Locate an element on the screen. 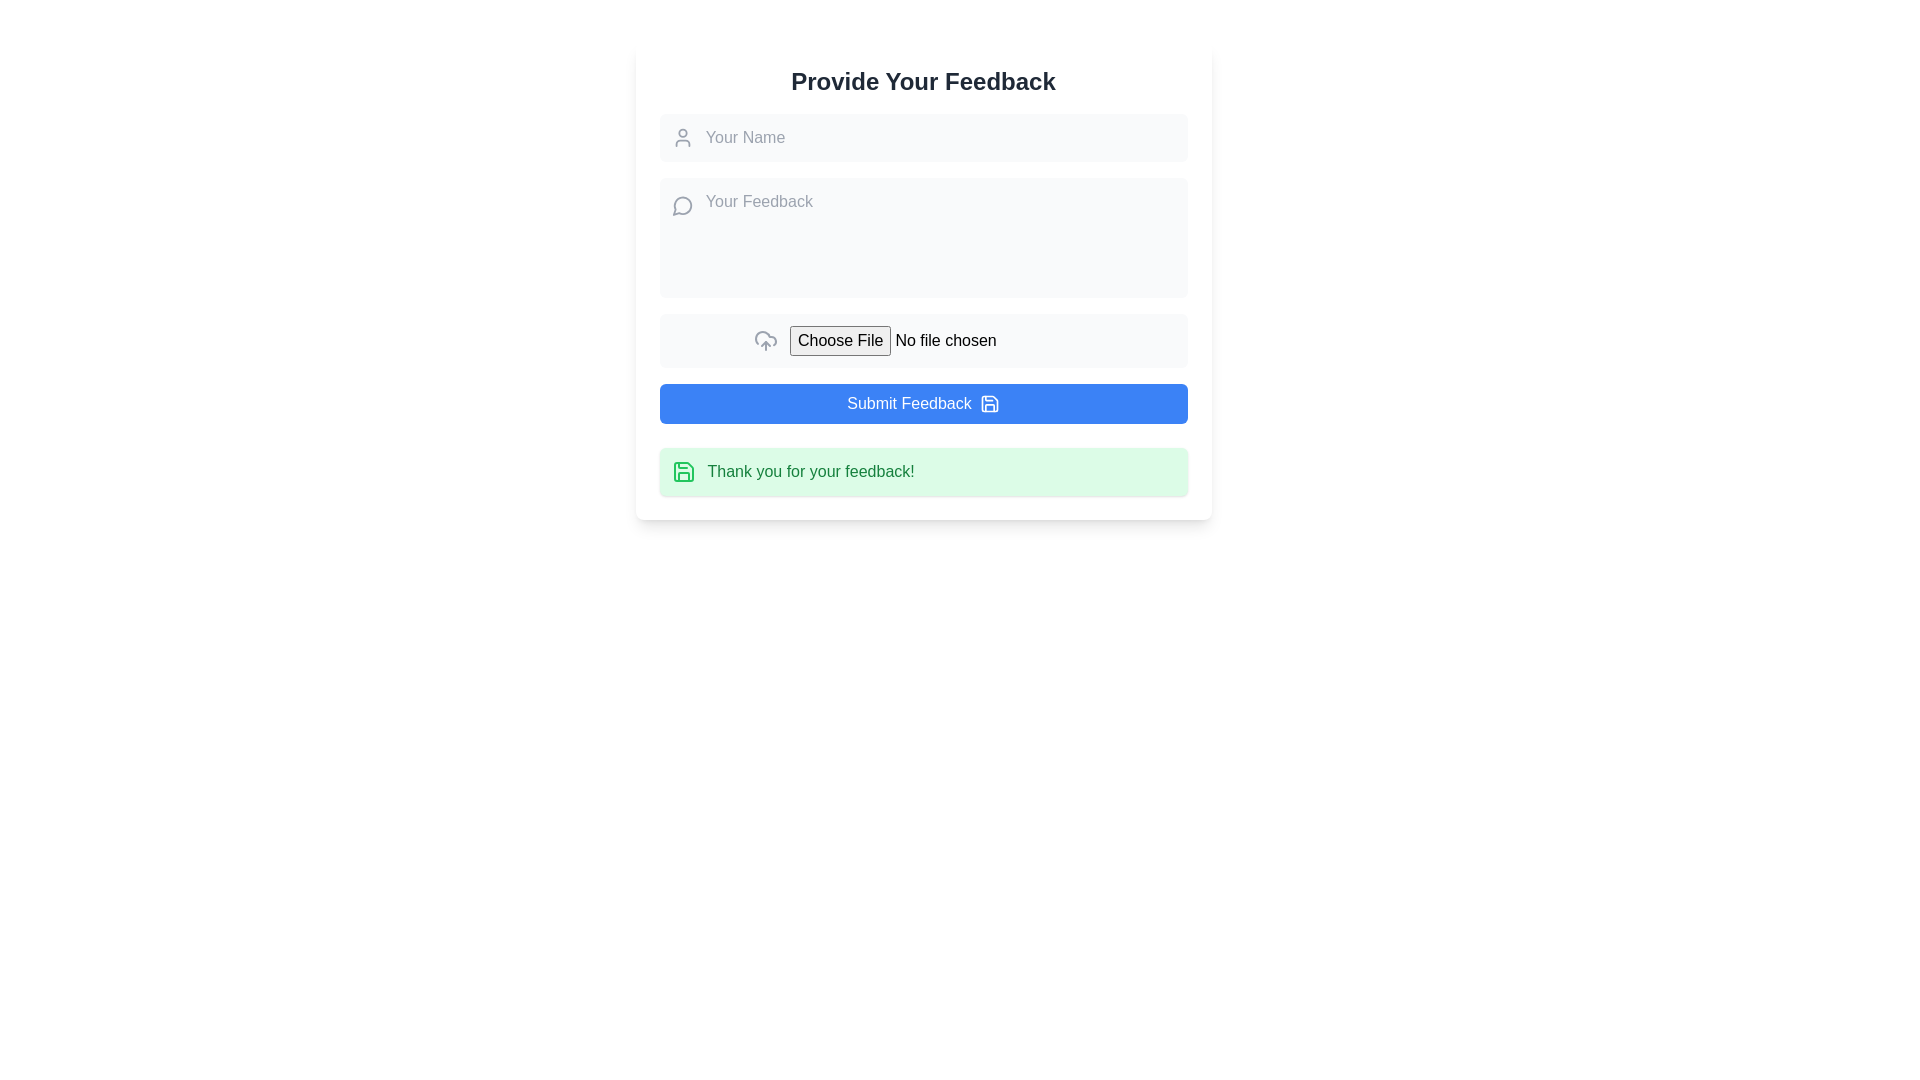  the circular speech bubble icon, which is a light gray outline graphic located to the left of the 'Your Feedback' input box in the feedback form is located at coordinates (682, 206).